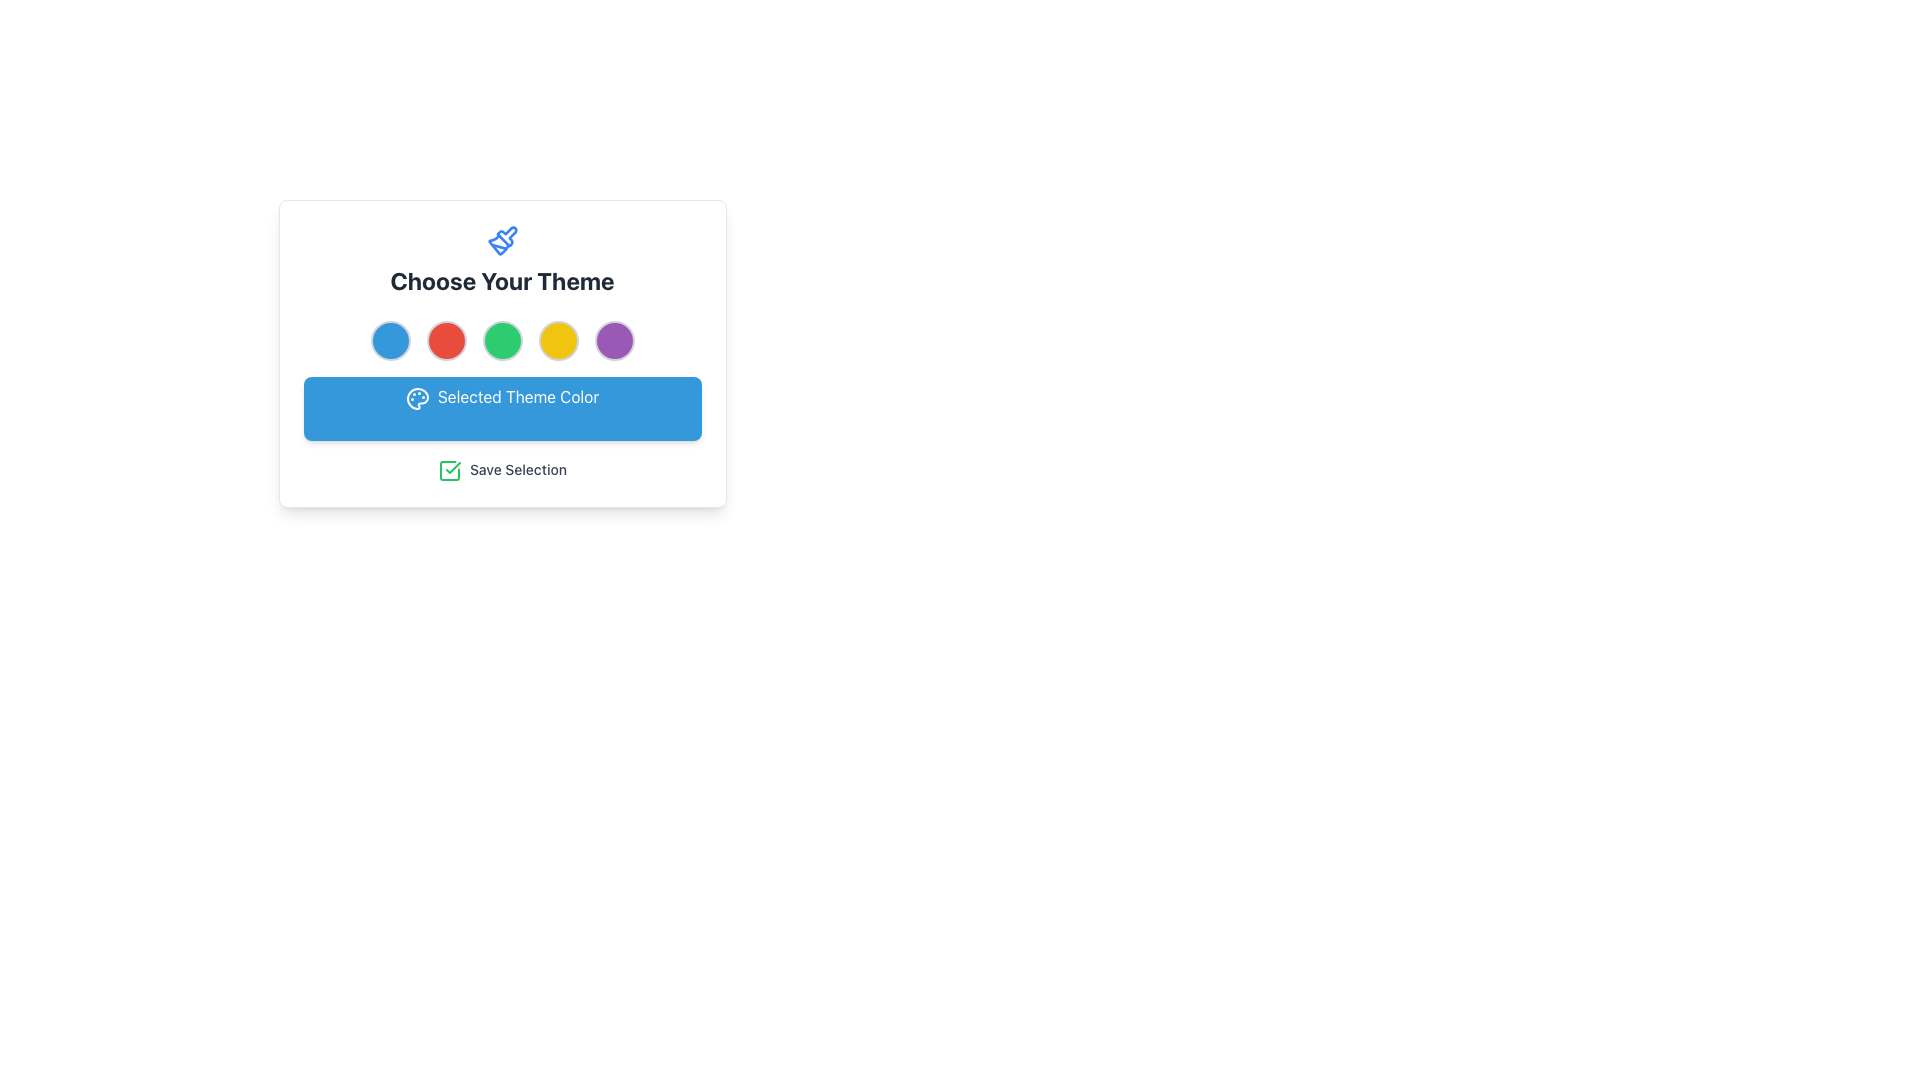 This screenshot has height=1080, width=1920. What do you see at coordinates (445, 339) in the screenshot?
I see `the vibrant red circular button with a grey border, positioned second from the left in a row of five buttons` at bounding box center [445, 339].